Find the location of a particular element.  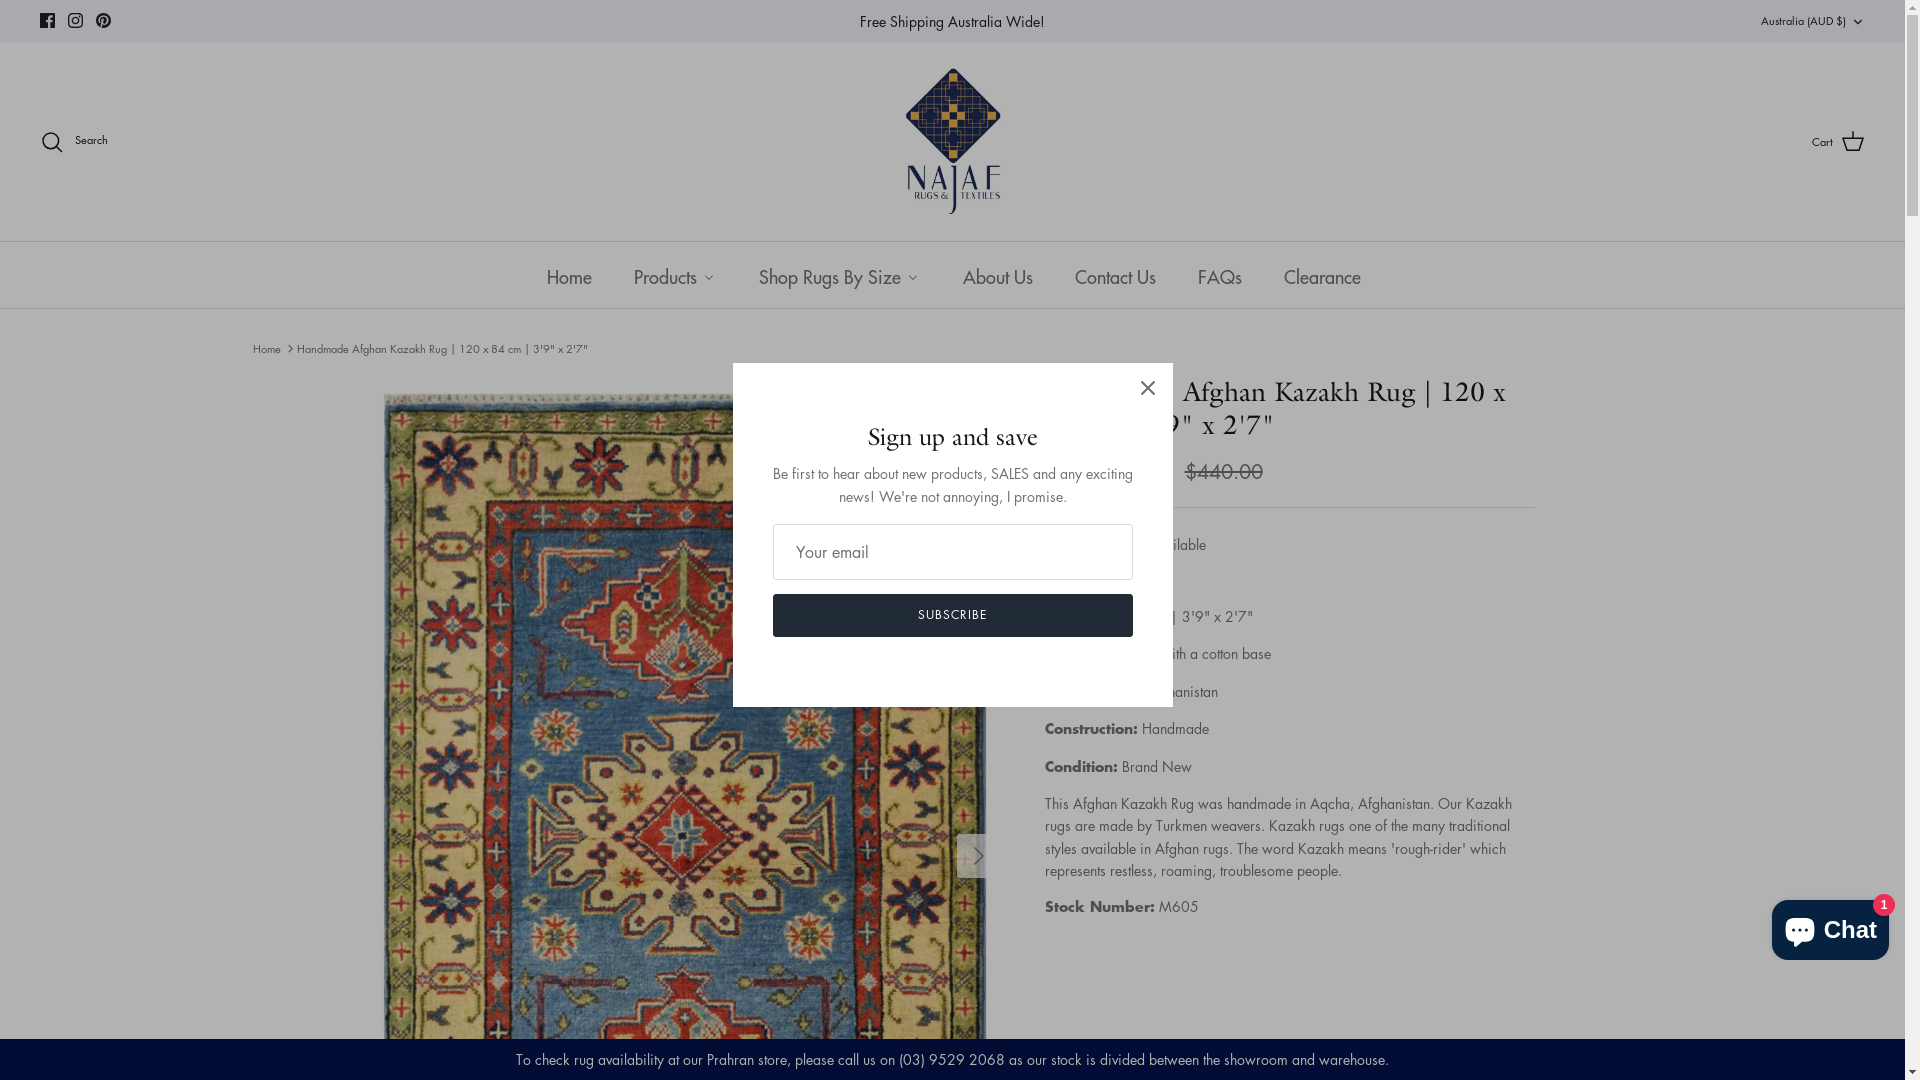

'RIGHT' is located at coordinates (954, 855).